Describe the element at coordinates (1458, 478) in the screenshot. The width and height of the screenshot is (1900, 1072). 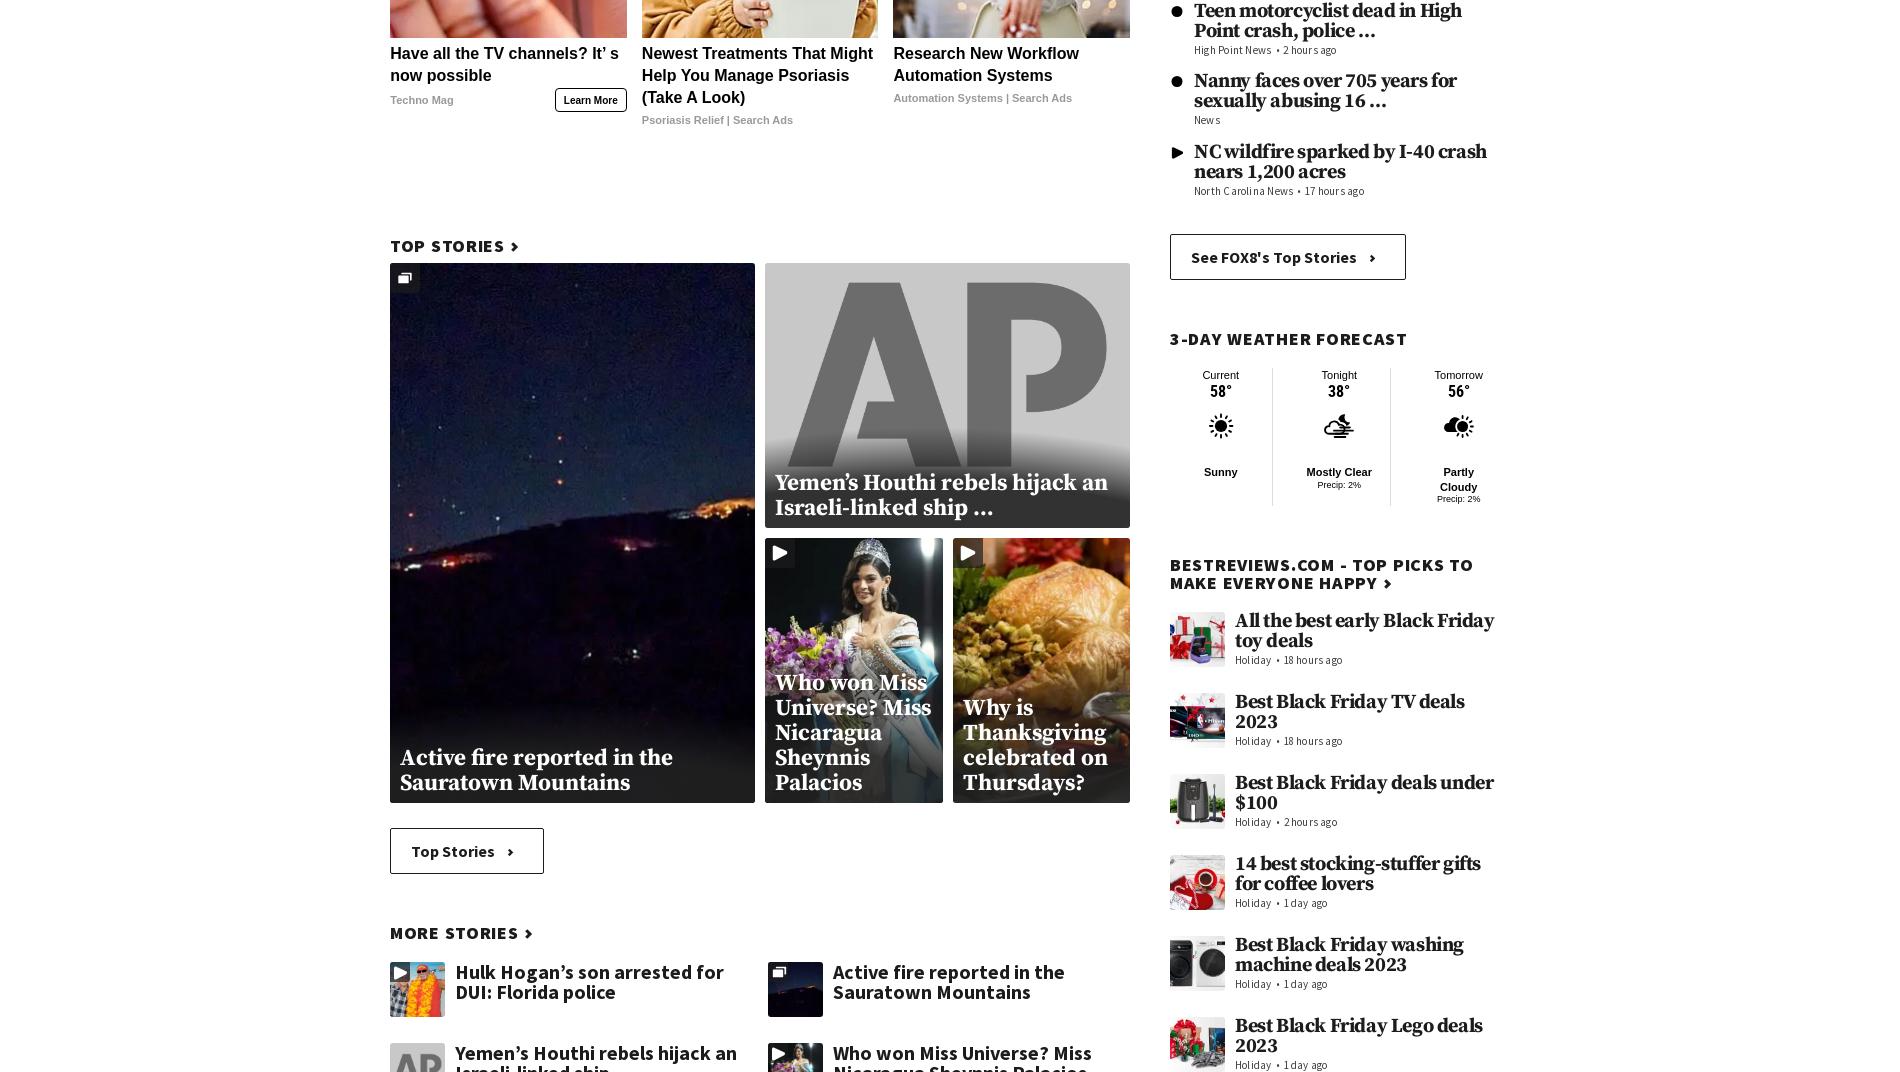
I see `'Partly Cloudy'` at that location.